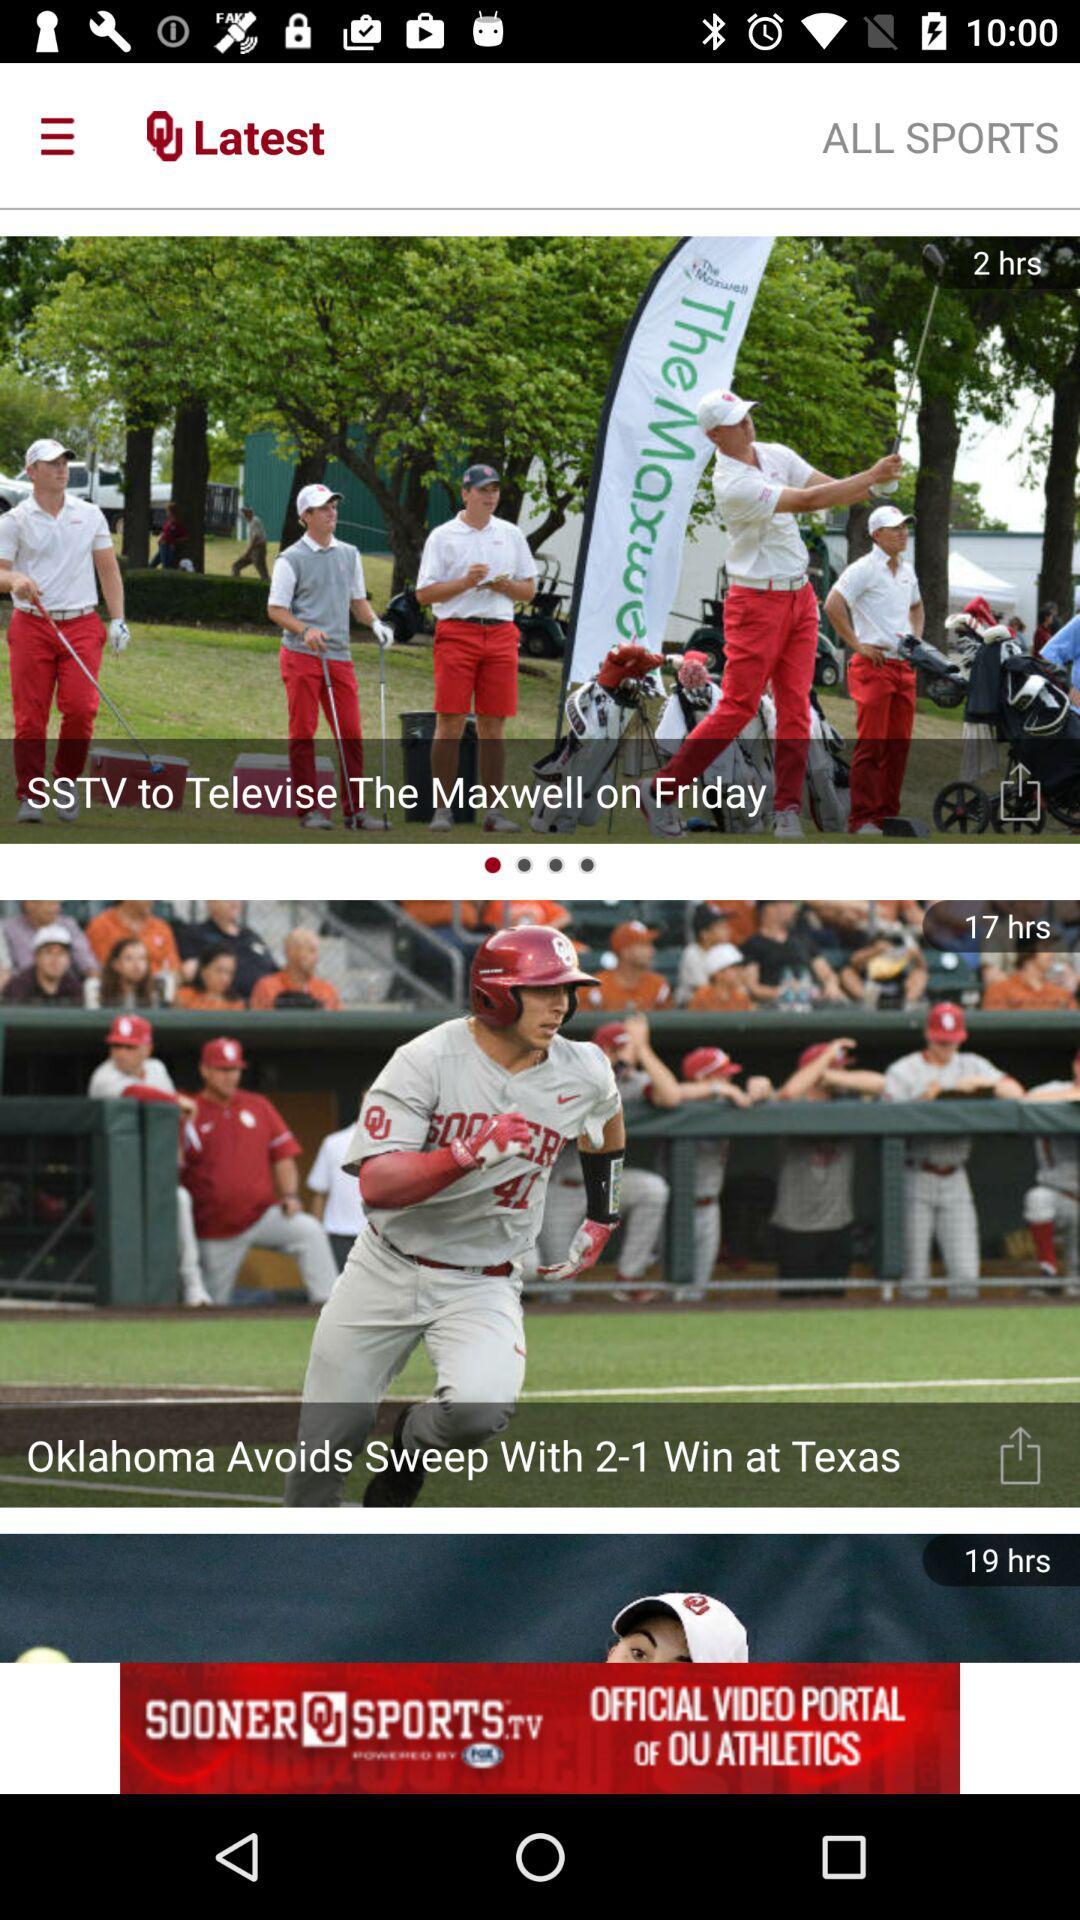 This screenshot has width=1080, height=1920. What do you see at coordinates (1020, 1455) in the screenshot?
I see `the icon which is above 19 hrs` at bounding box center [1020, 1455].